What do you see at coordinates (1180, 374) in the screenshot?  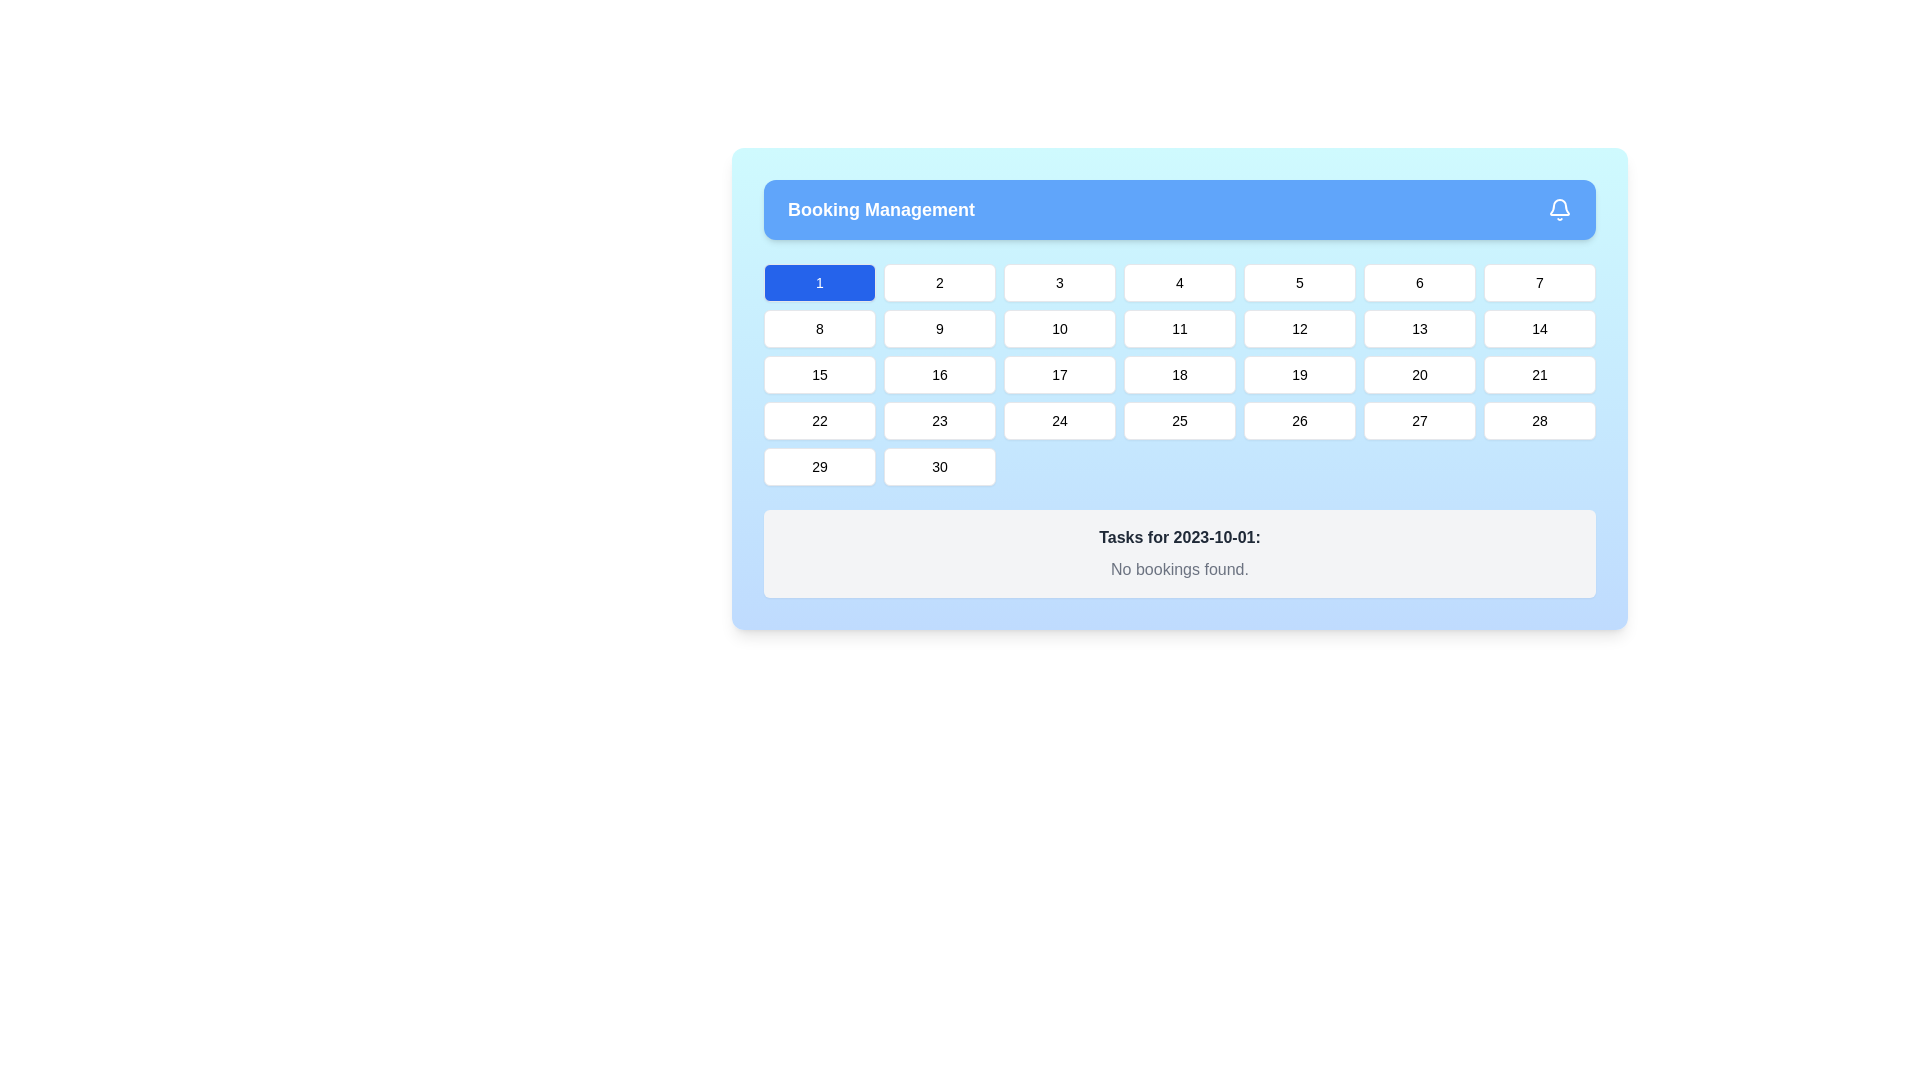 I see `the button numbered '18' in the grid layout under 'Booking Management'` at bounding box center [1180, 374].